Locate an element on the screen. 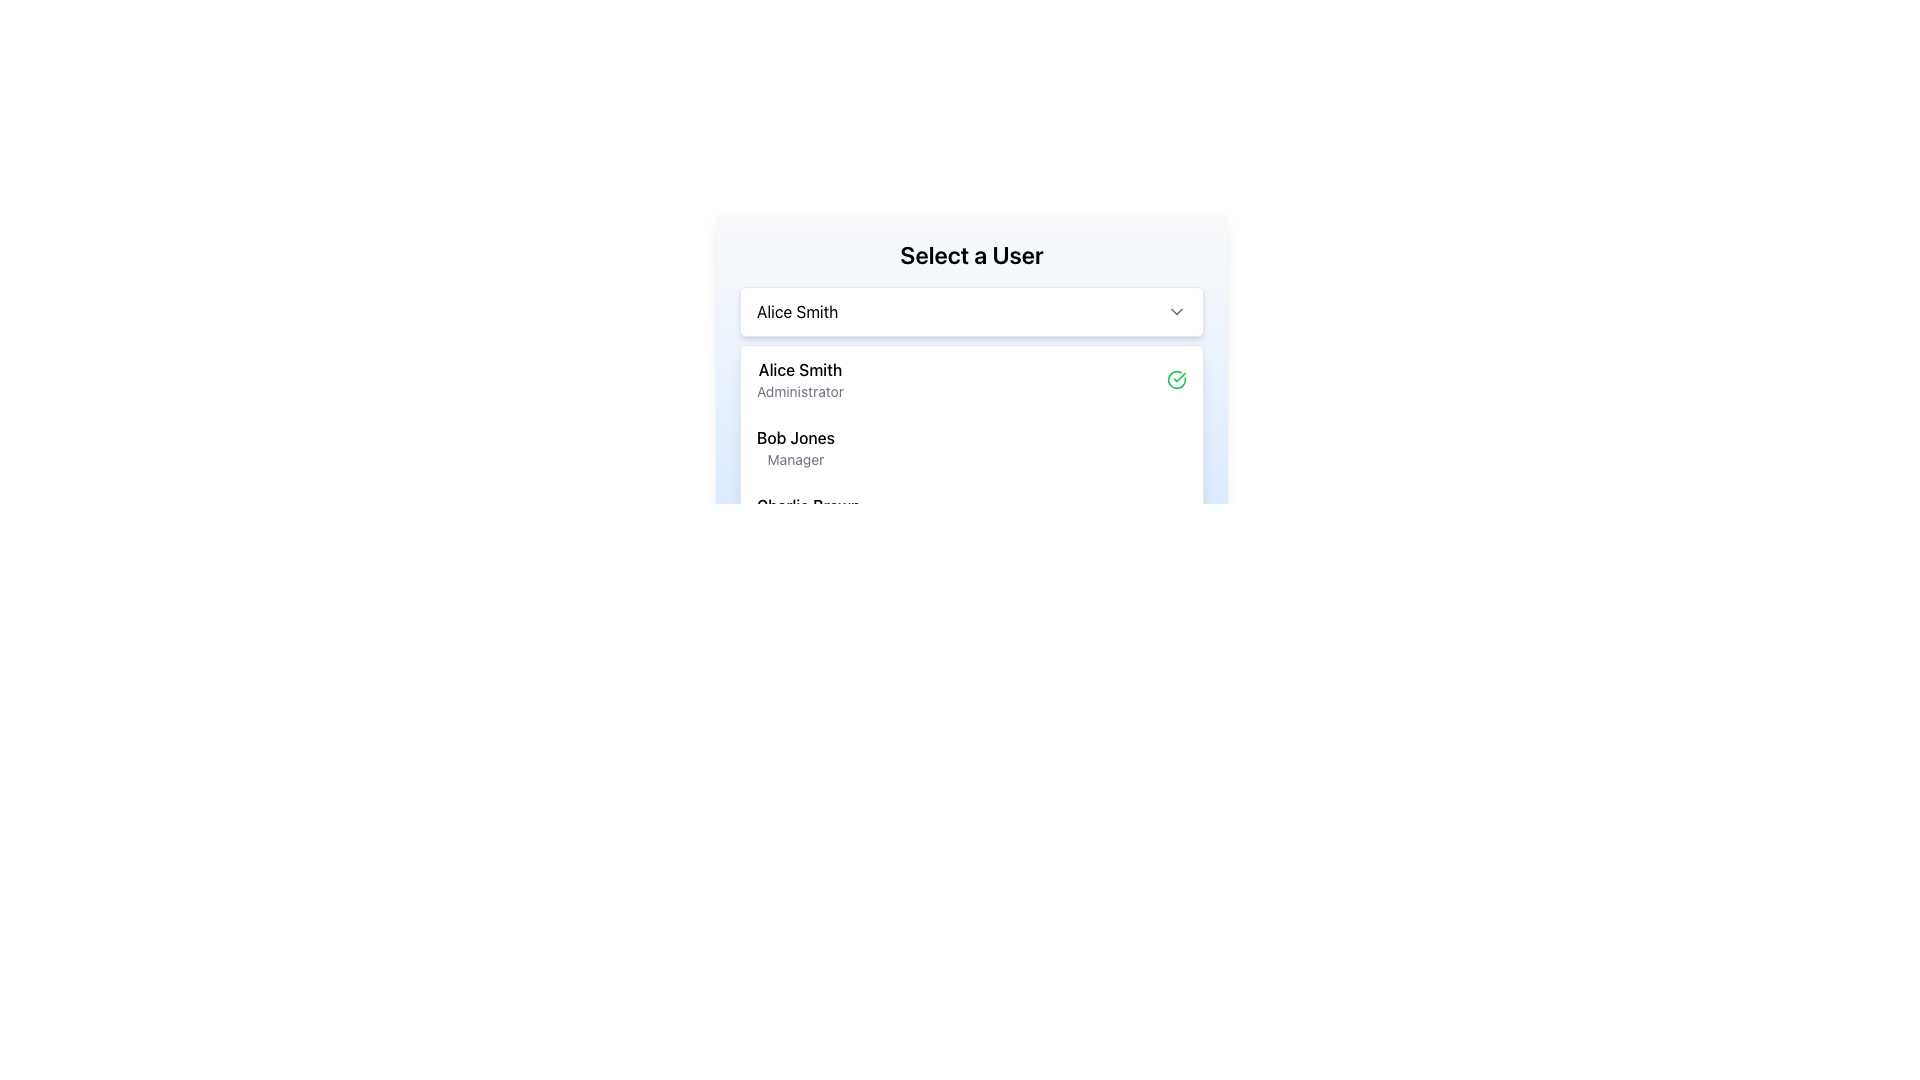 Image resolution: width=1920 pixels, height=1080 pixels. the menu item labeled 'Bob Jones' which is the second item in the 'Select a User' dropdown menu is located at coordinates (971, 446).